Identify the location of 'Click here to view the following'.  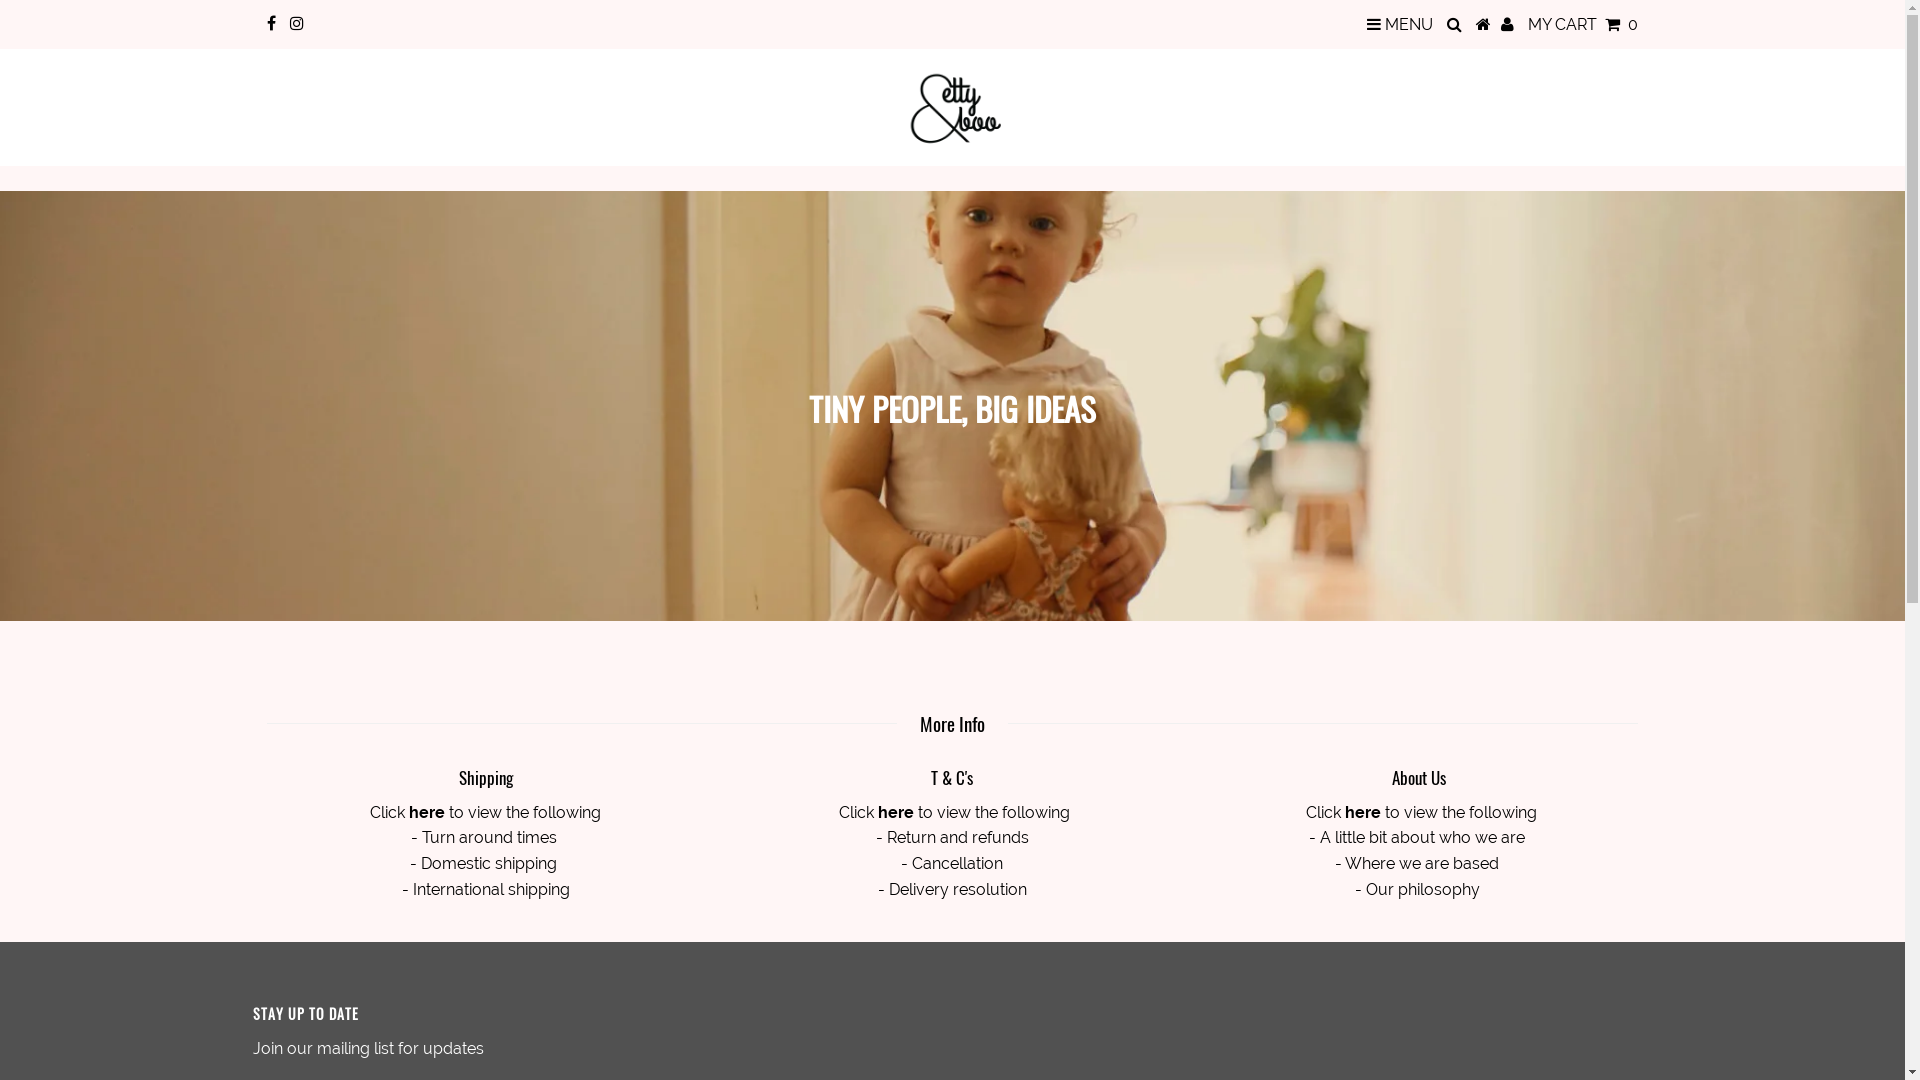
(485, 812).